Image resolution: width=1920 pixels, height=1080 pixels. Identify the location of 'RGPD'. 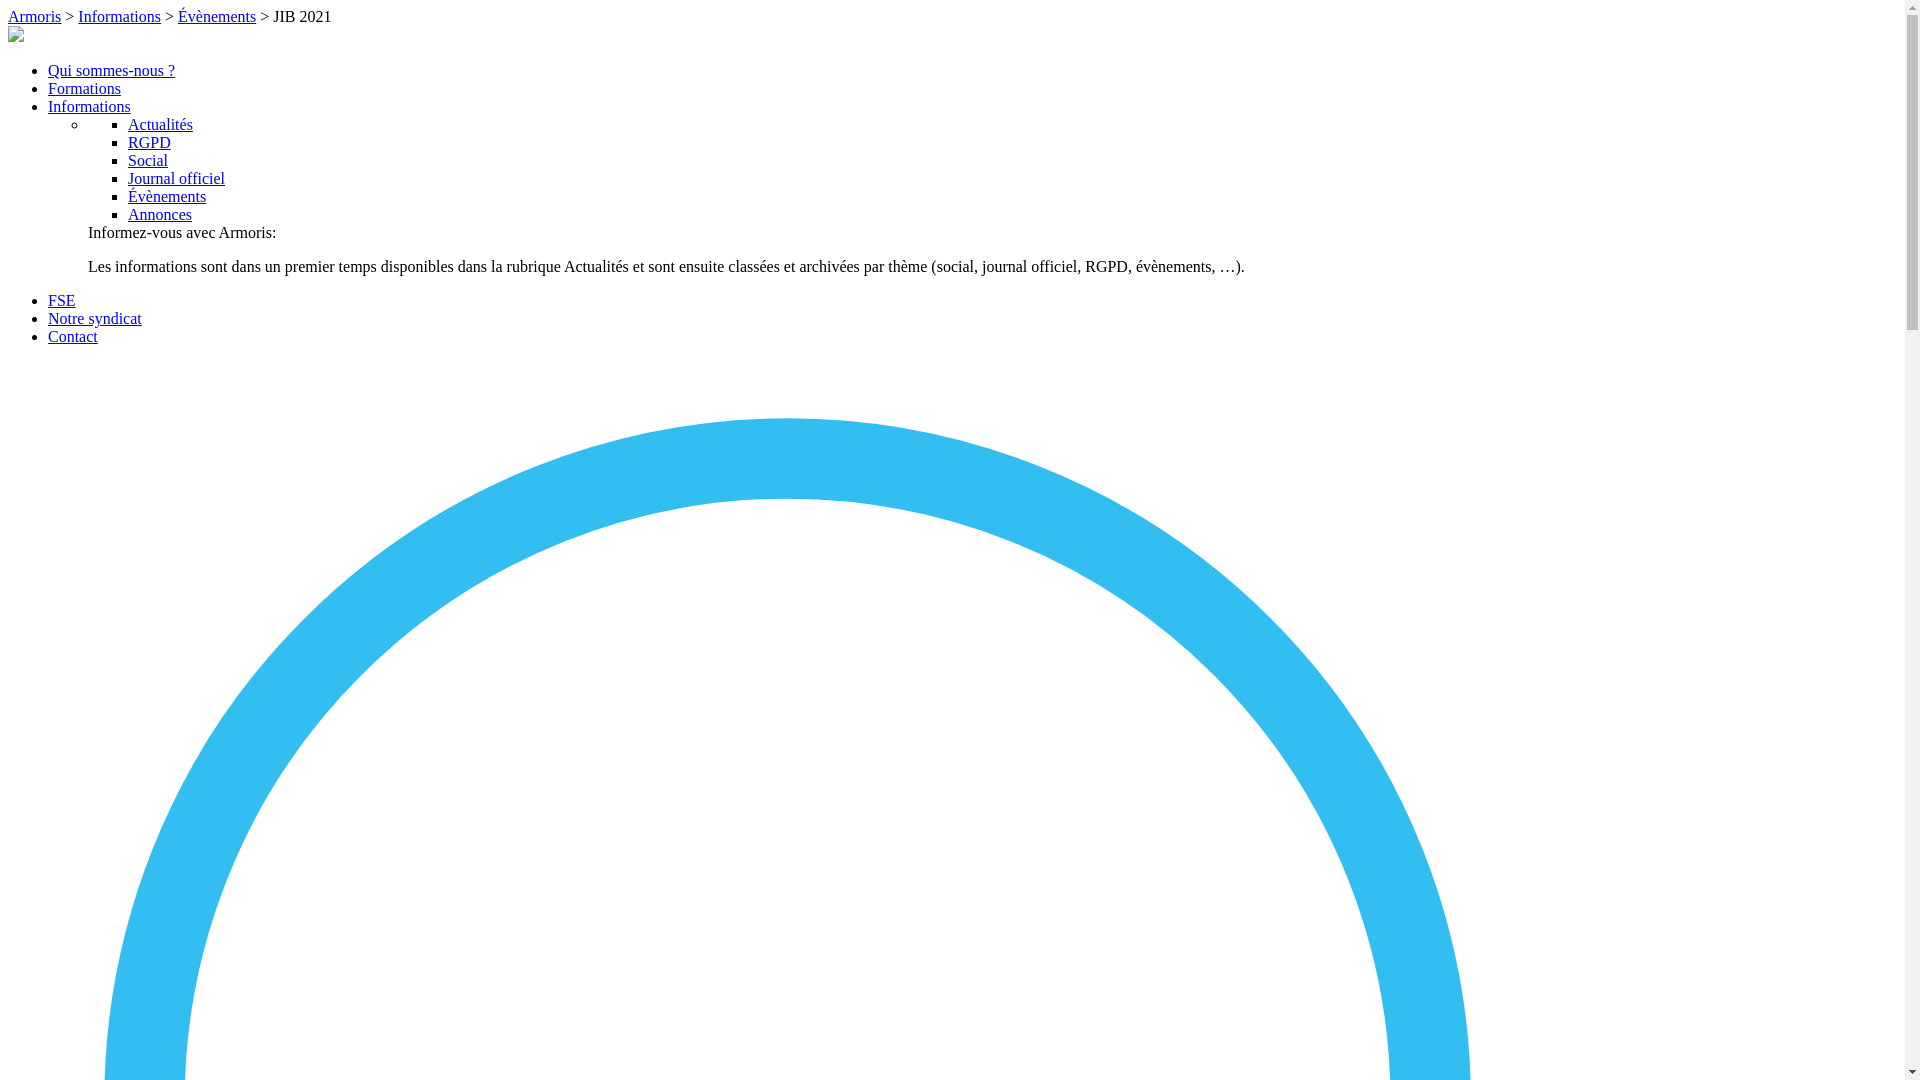
(148, 141).